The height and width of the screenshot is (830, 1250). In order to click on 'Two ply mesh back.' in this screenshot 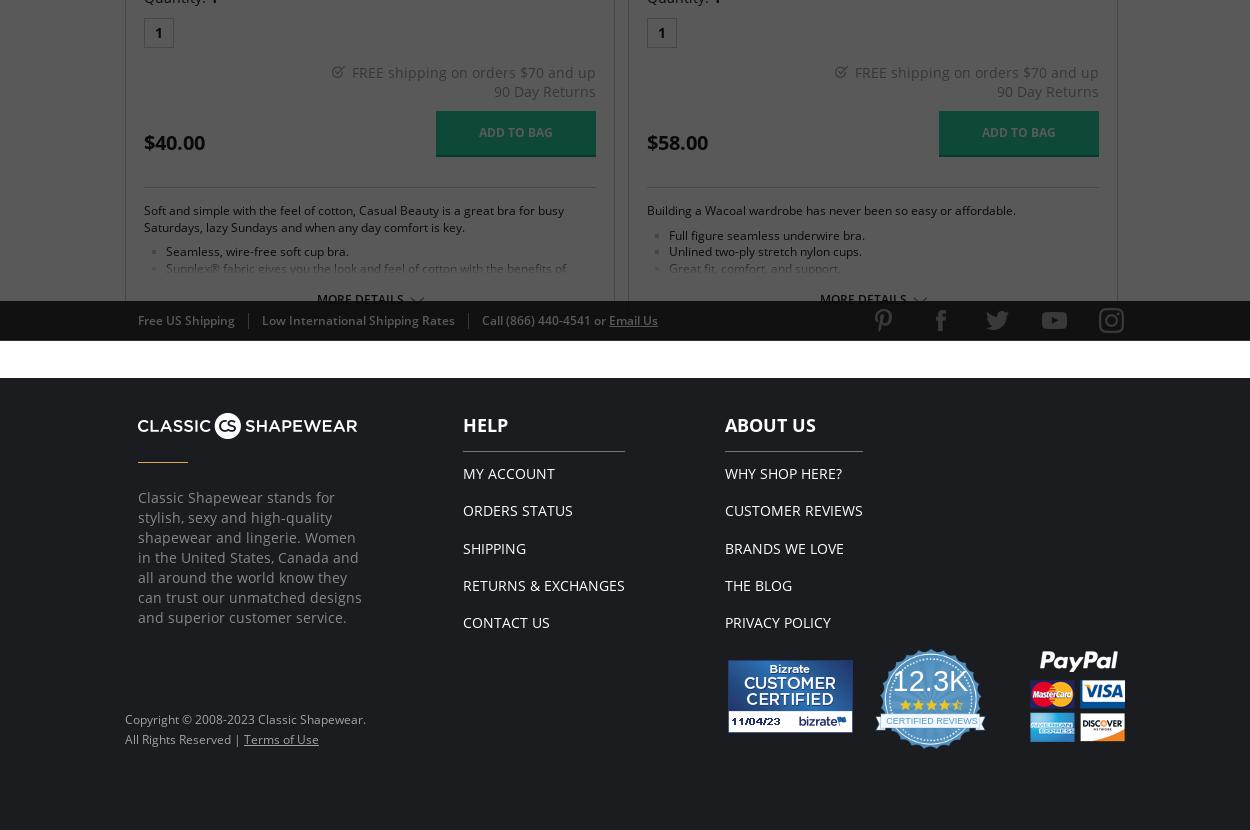, I will do `click(219, 368)`.